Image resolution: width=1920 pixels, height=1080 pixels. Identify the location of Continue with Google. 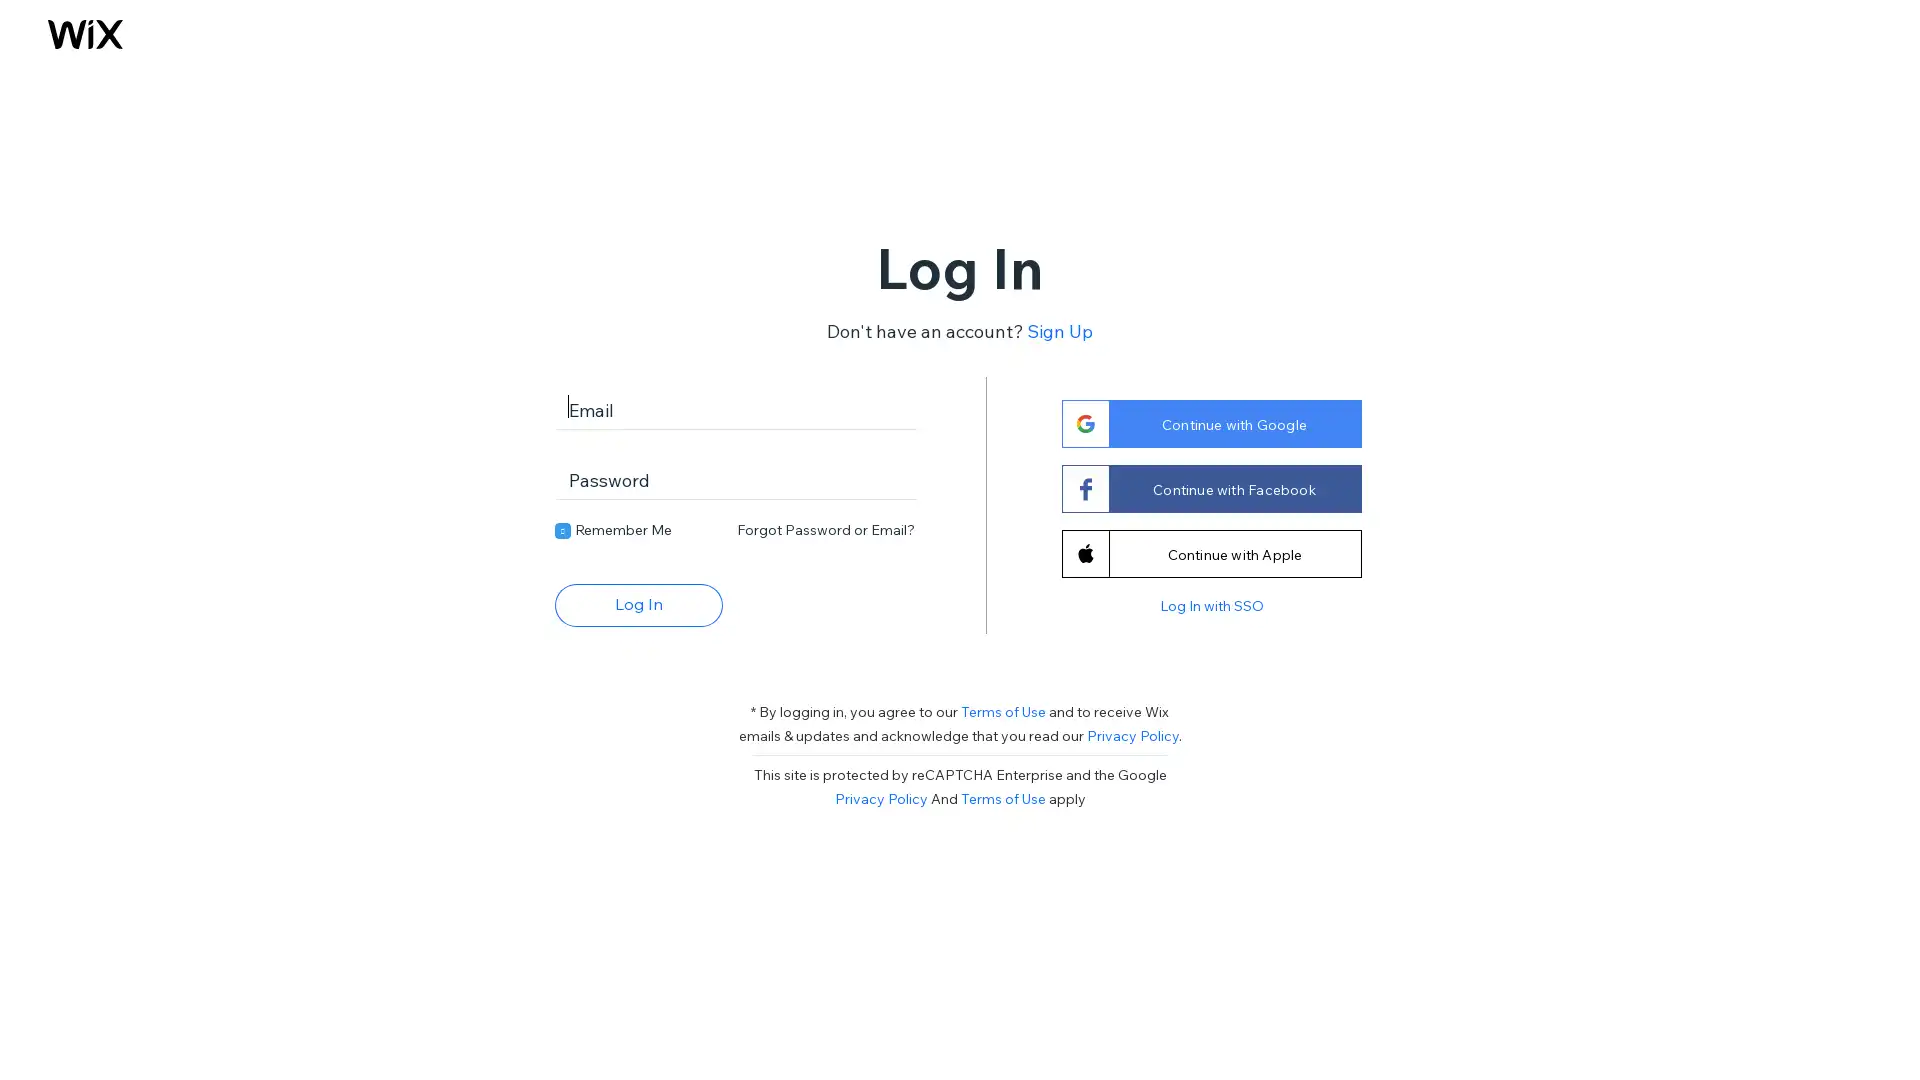
(1209, 422).